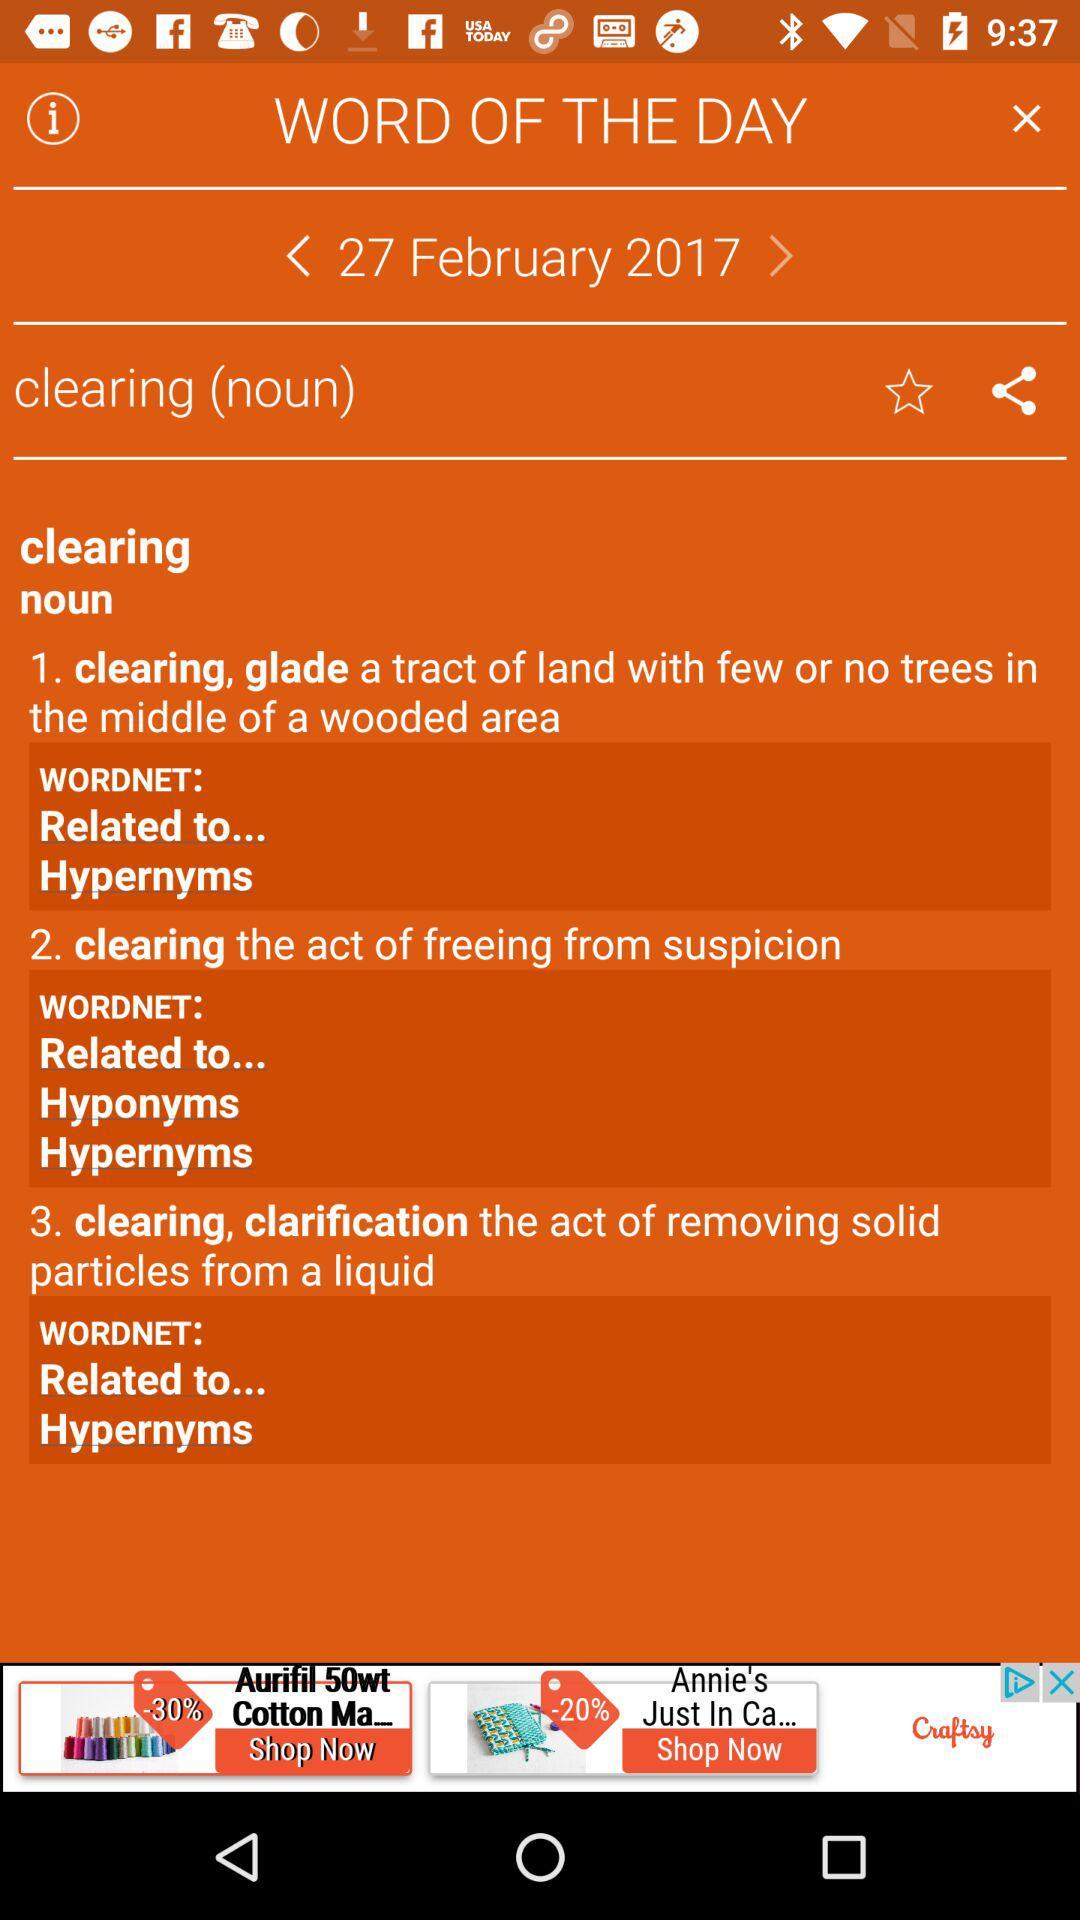 The height and width of the screenshot is (1920, 1080). I want to click on information, so click(52, 117).